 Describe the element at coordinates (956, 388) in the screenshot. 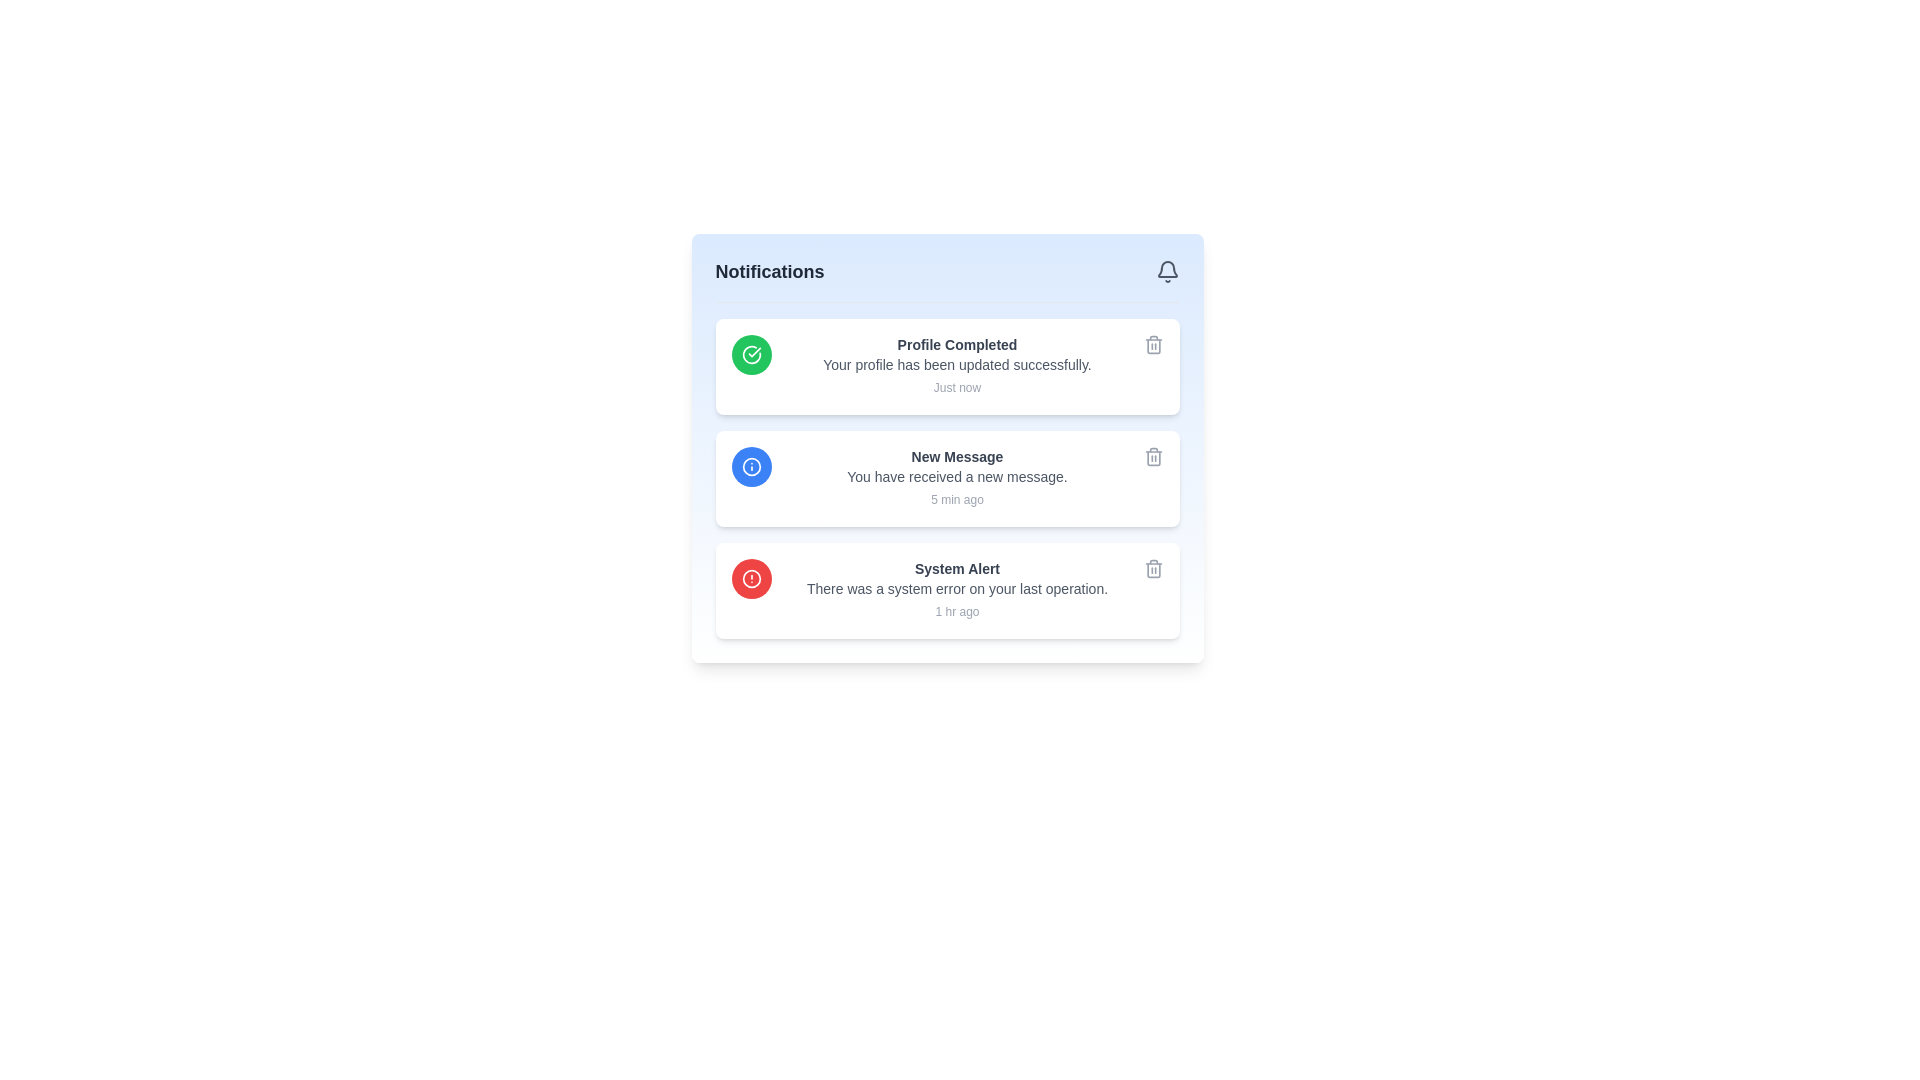

I see `the text label displaying 'Just now', which indicates a timestamp in the 'Profile Completed' notification group within the notifications panel` at that location.